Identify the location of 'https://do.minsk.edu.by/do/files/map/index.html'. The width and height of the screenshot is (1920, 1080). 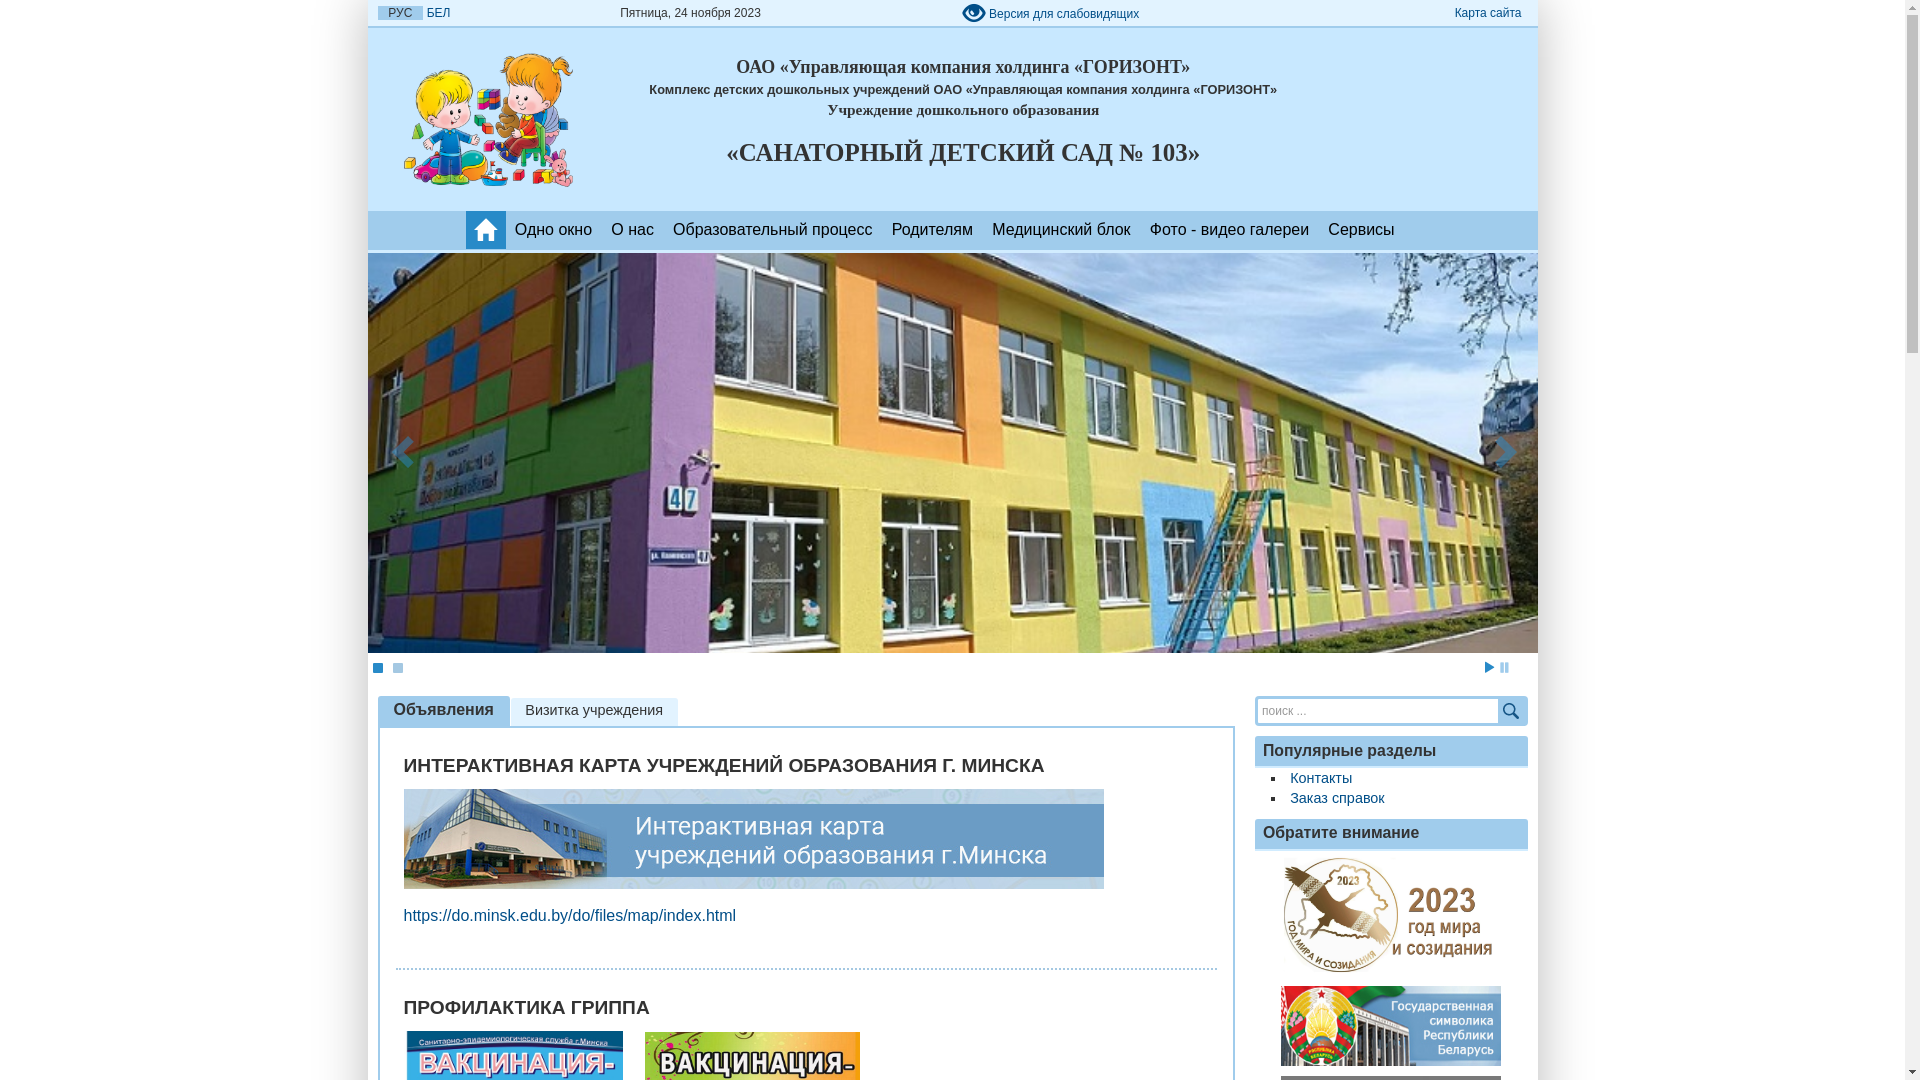
(569, 915).